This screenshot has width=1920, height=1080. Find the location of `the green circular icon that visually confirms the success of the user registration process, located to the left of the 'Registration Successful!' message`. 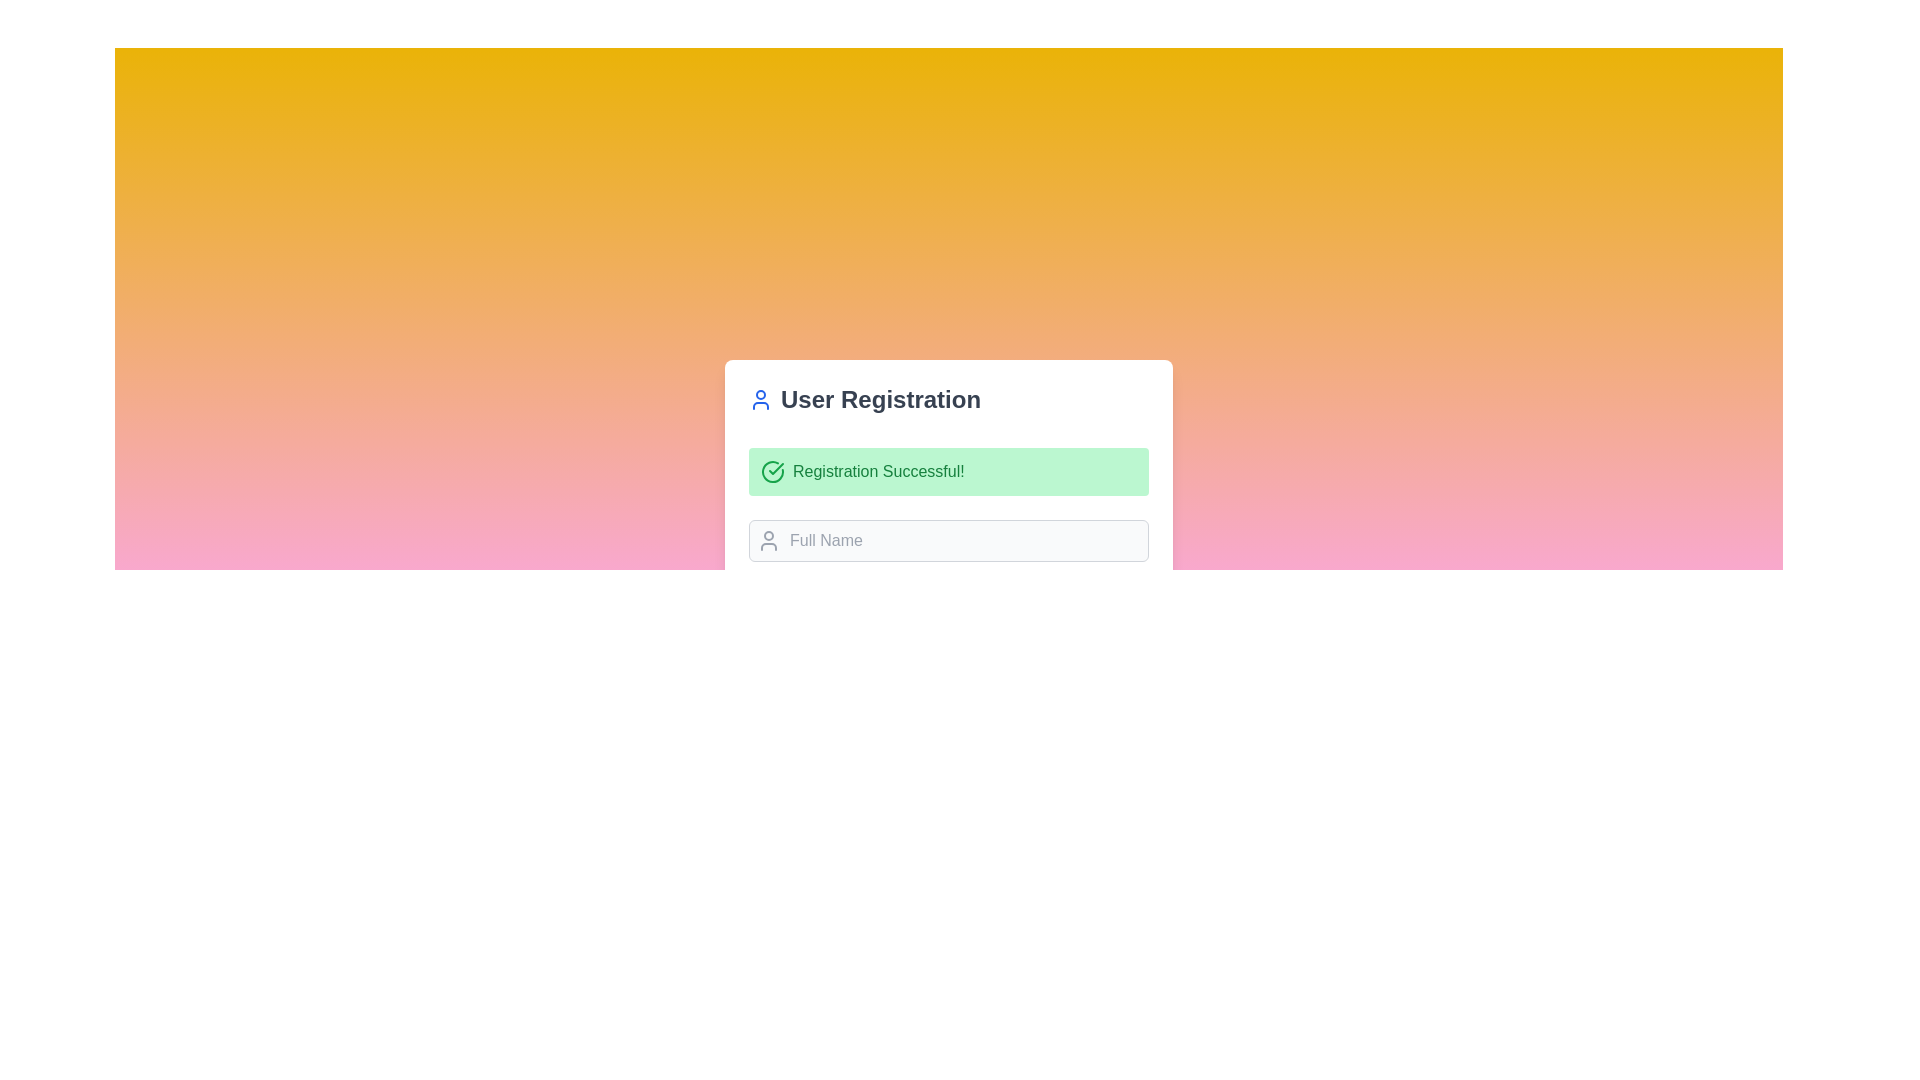

the green circular icon that visually confirms the success of the user registration process, located to the left of the 'Registration Successful!' message is located at coordinates (775, 469).